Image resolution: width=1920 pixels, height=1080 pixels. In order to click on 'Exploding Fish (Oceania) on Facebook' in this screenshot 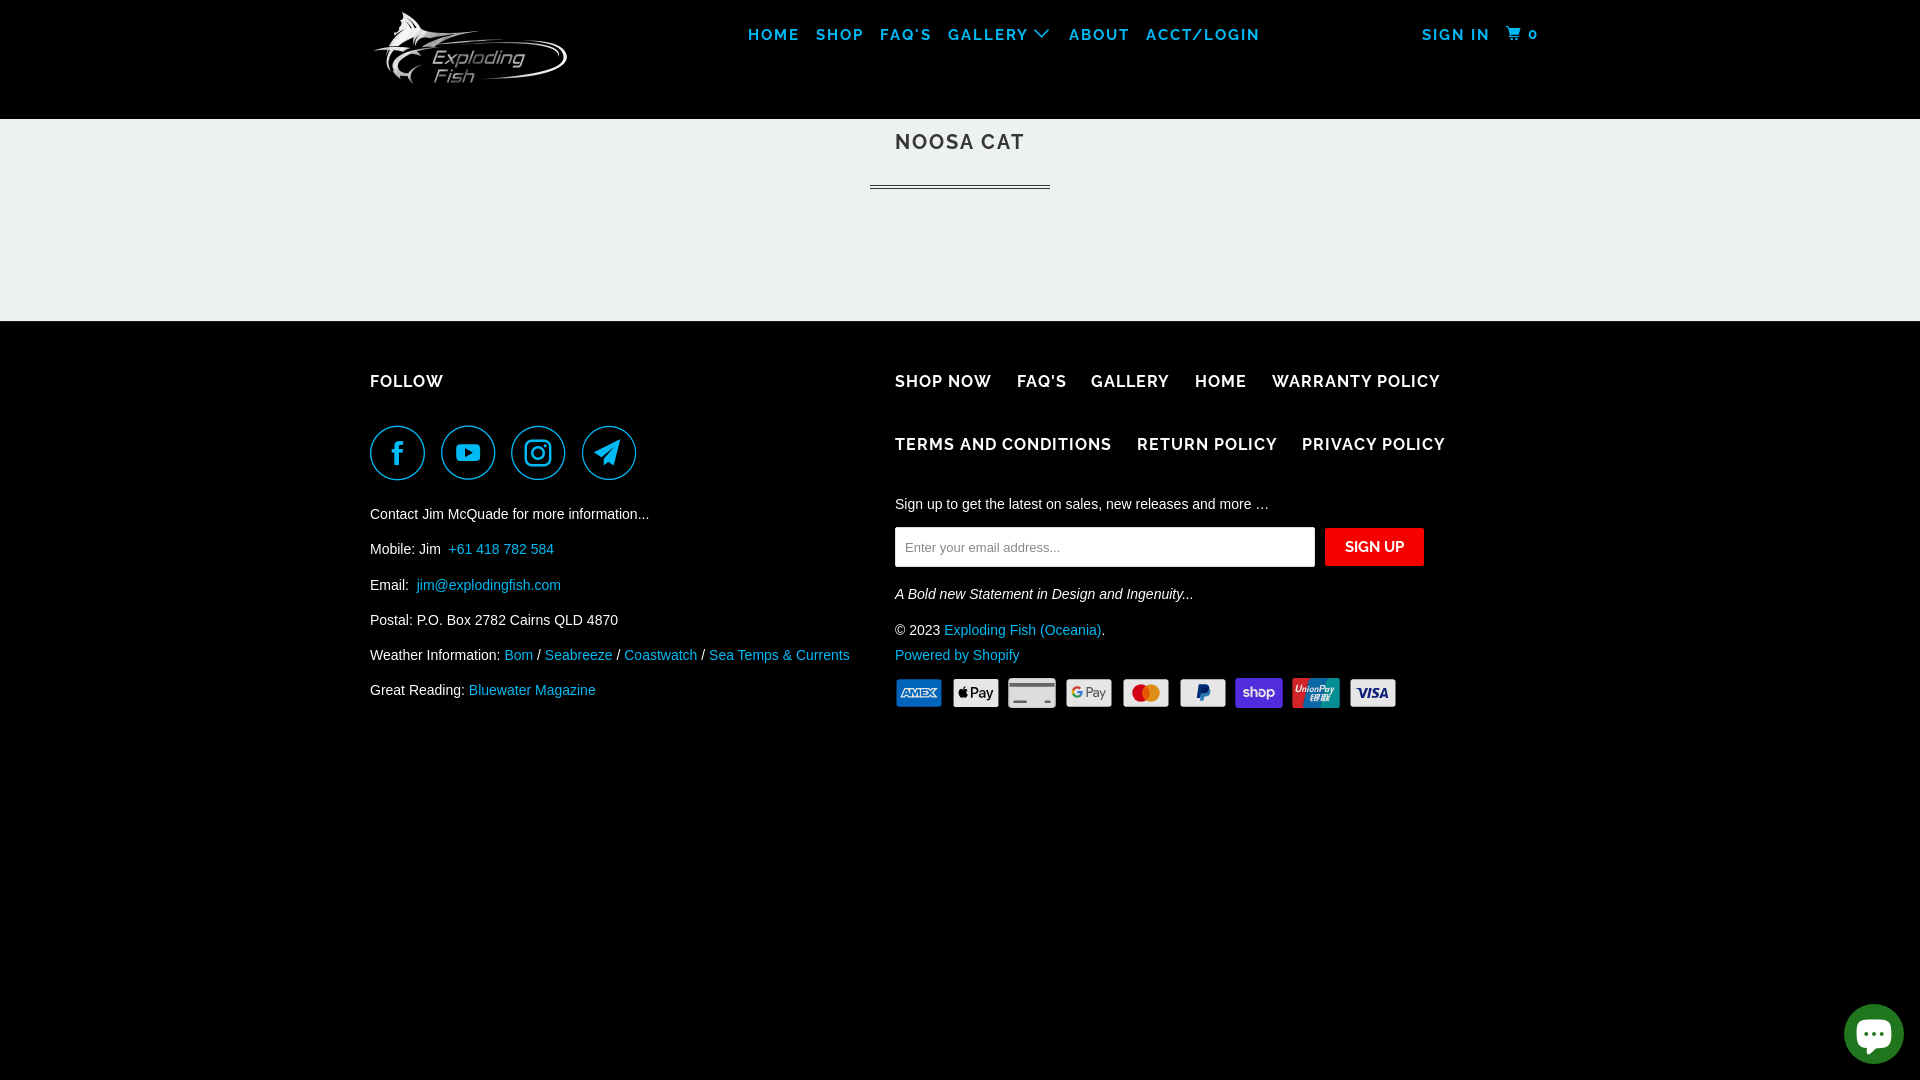, I will do `click(402, 452)`.